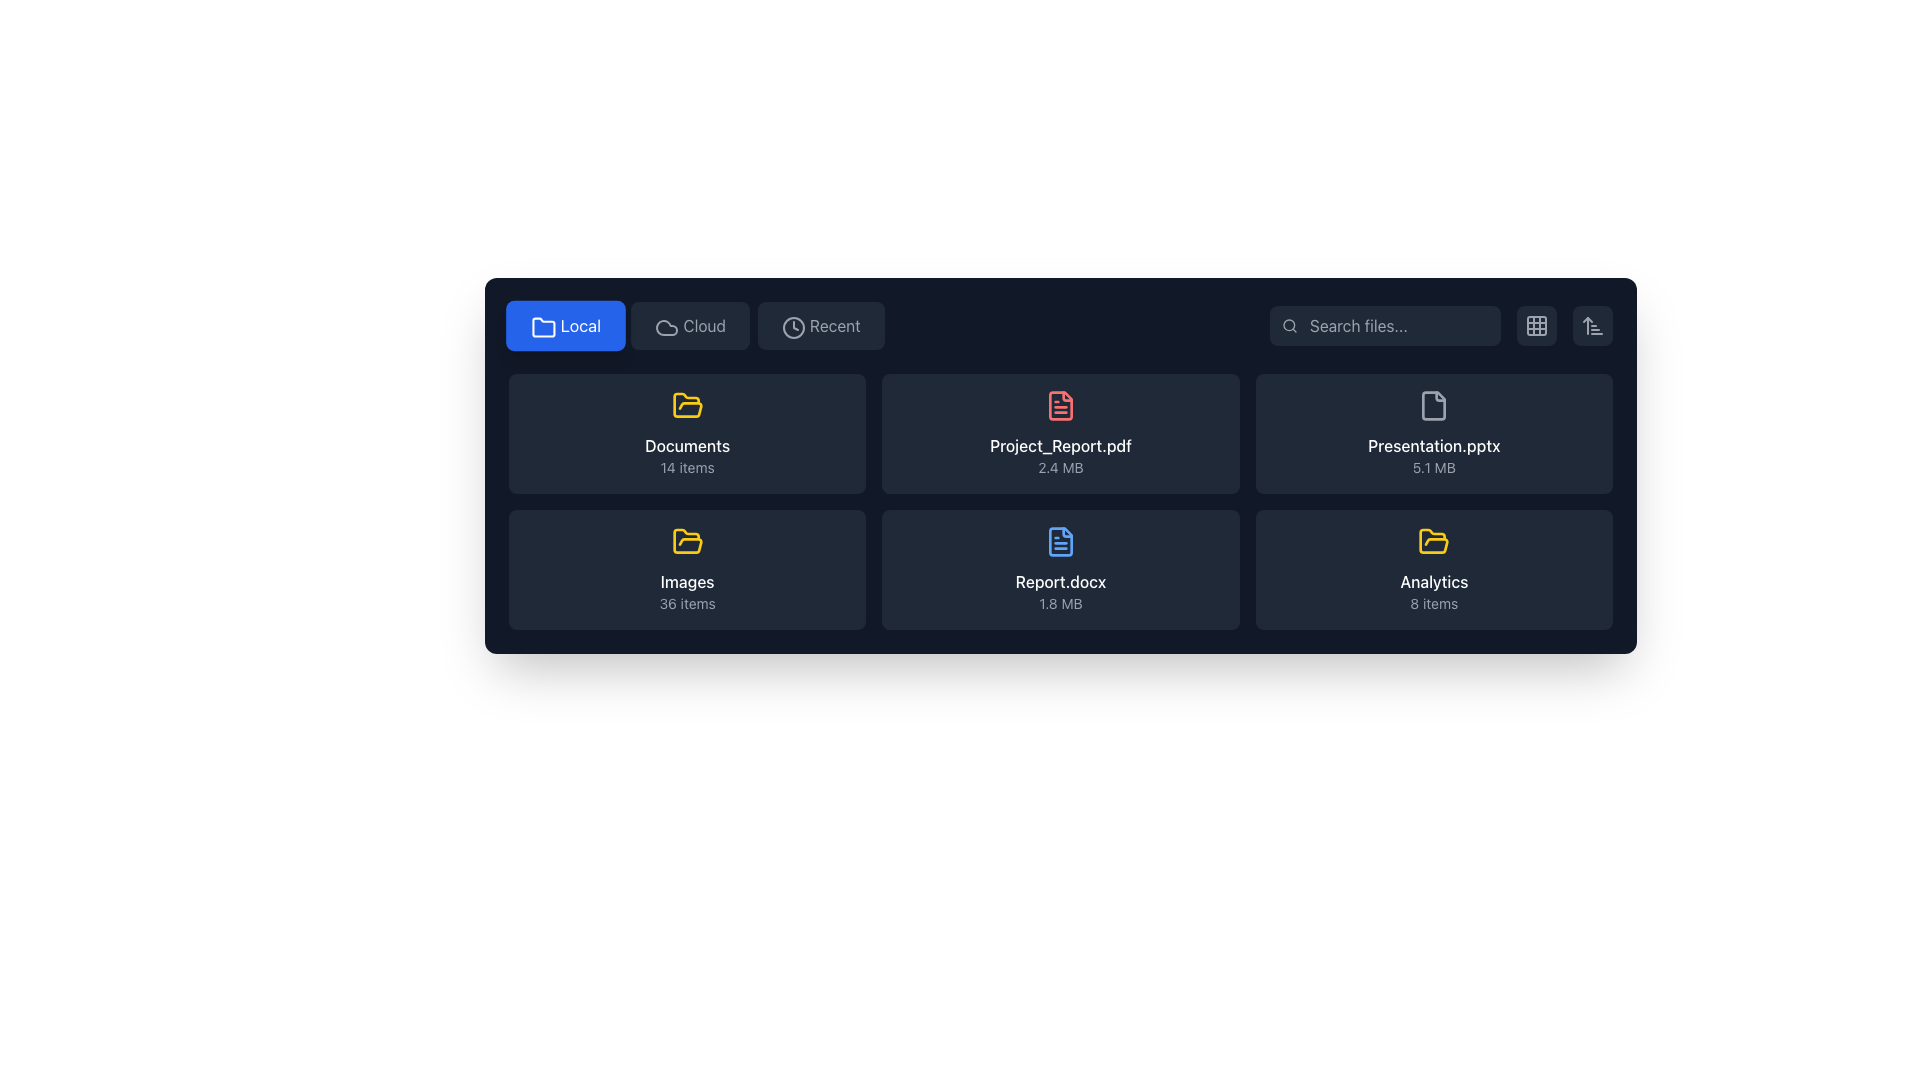  What do you see at coordinates (1059, 455) in the screenshot?
I see `the text-based informational component displaying 'Project_Report.pdf' and its file size '2.4 MB', located in the center row of the file selection interface` at bounding box center [1059, 455].